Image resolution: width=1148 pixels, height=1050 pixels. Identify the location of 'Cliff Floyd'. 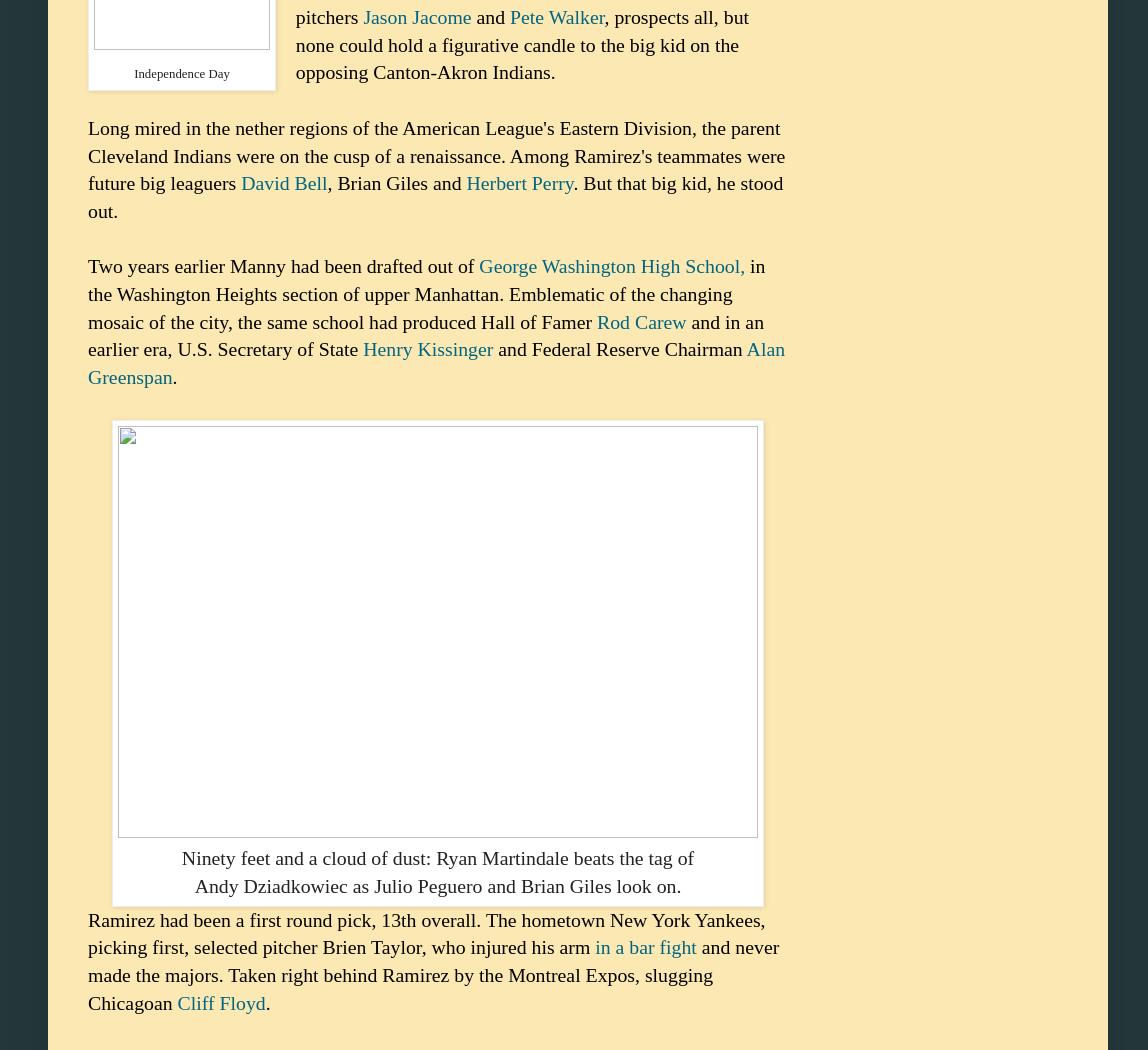
(177, 1002).